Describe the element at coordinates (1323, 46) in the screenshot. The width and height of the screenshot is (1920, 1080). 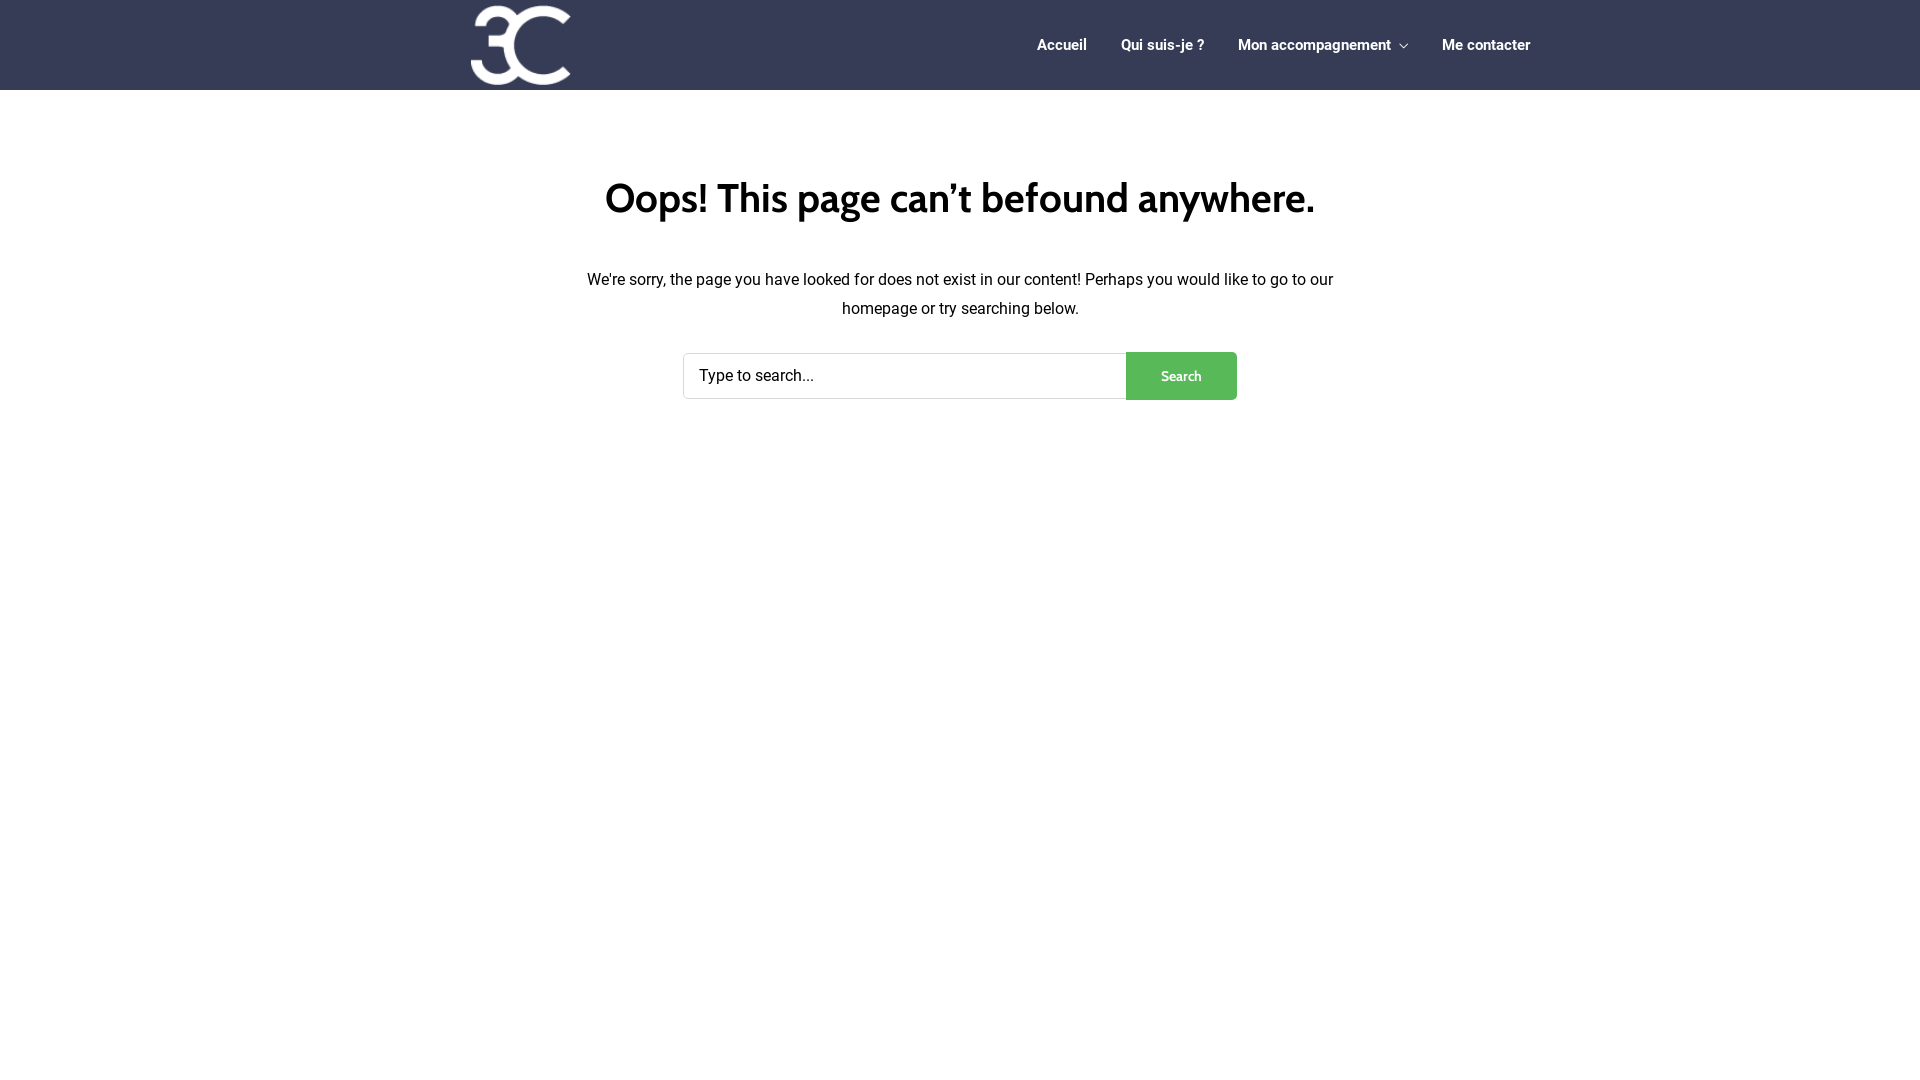
I see `'Mon accompagnement'` at that location.